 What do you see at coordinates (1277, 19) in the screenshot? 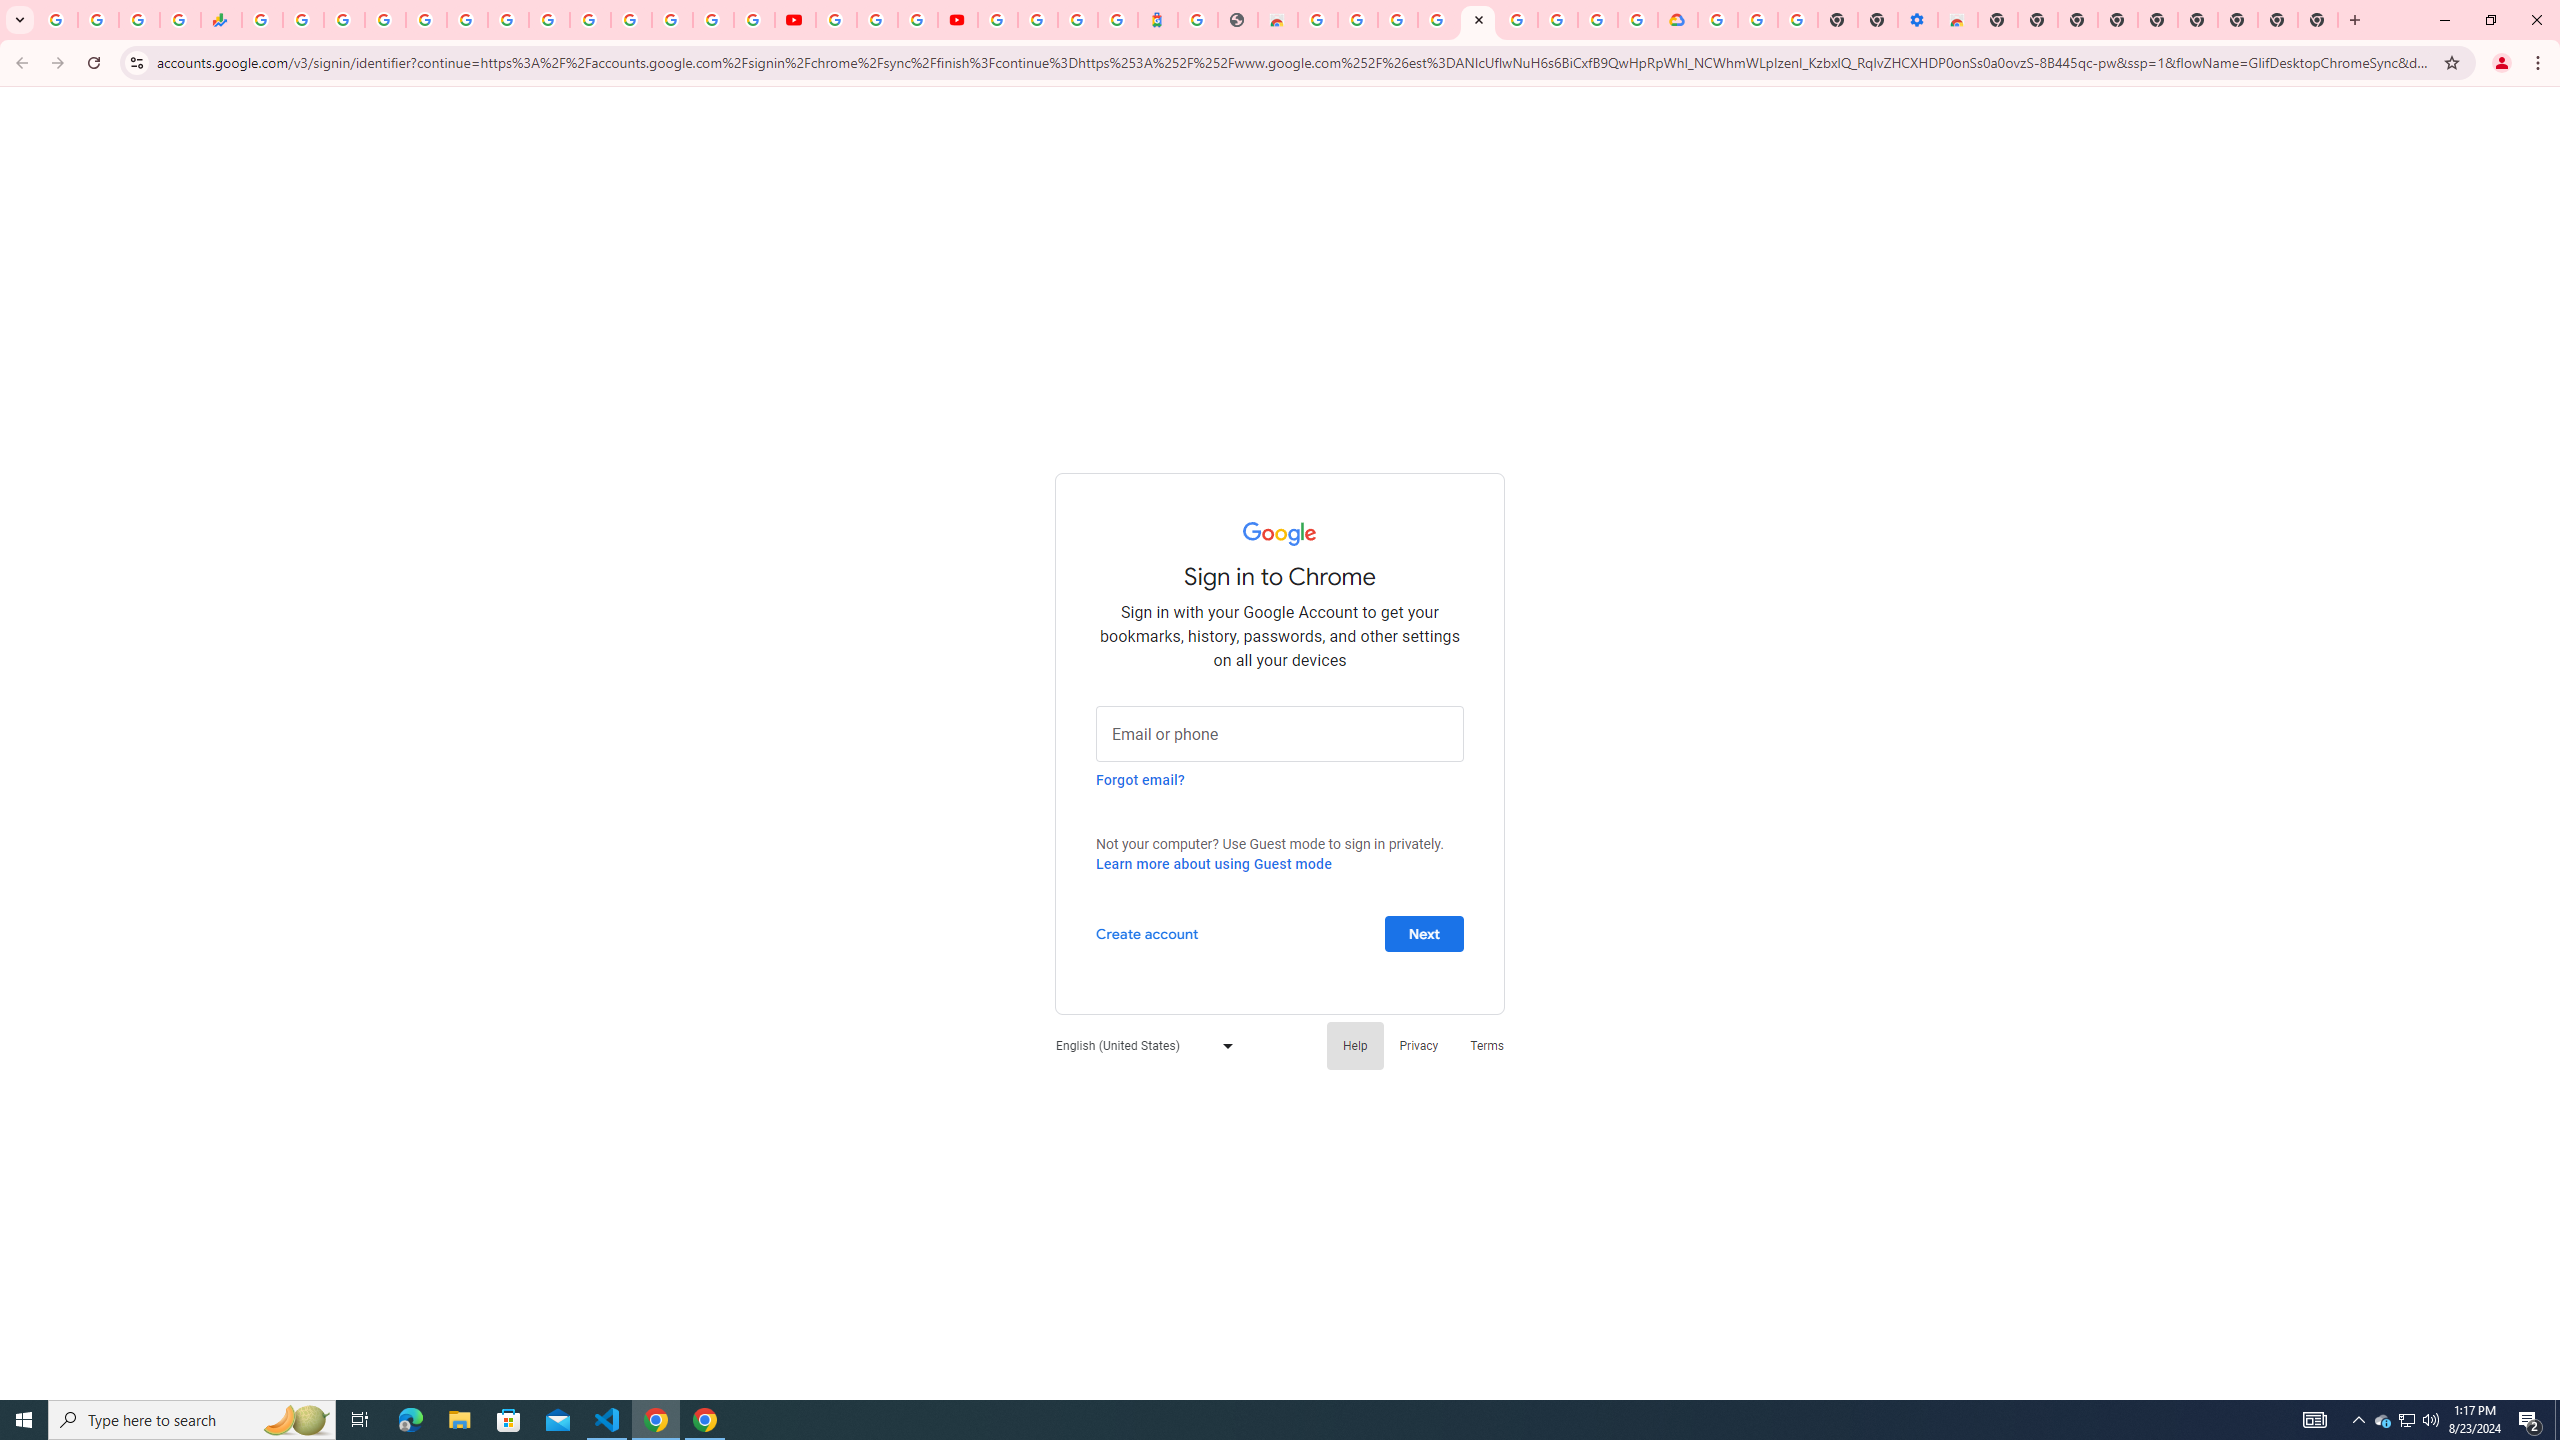
I see `'Chrome Web Store - Household'` at bounding box center [1277, 19].